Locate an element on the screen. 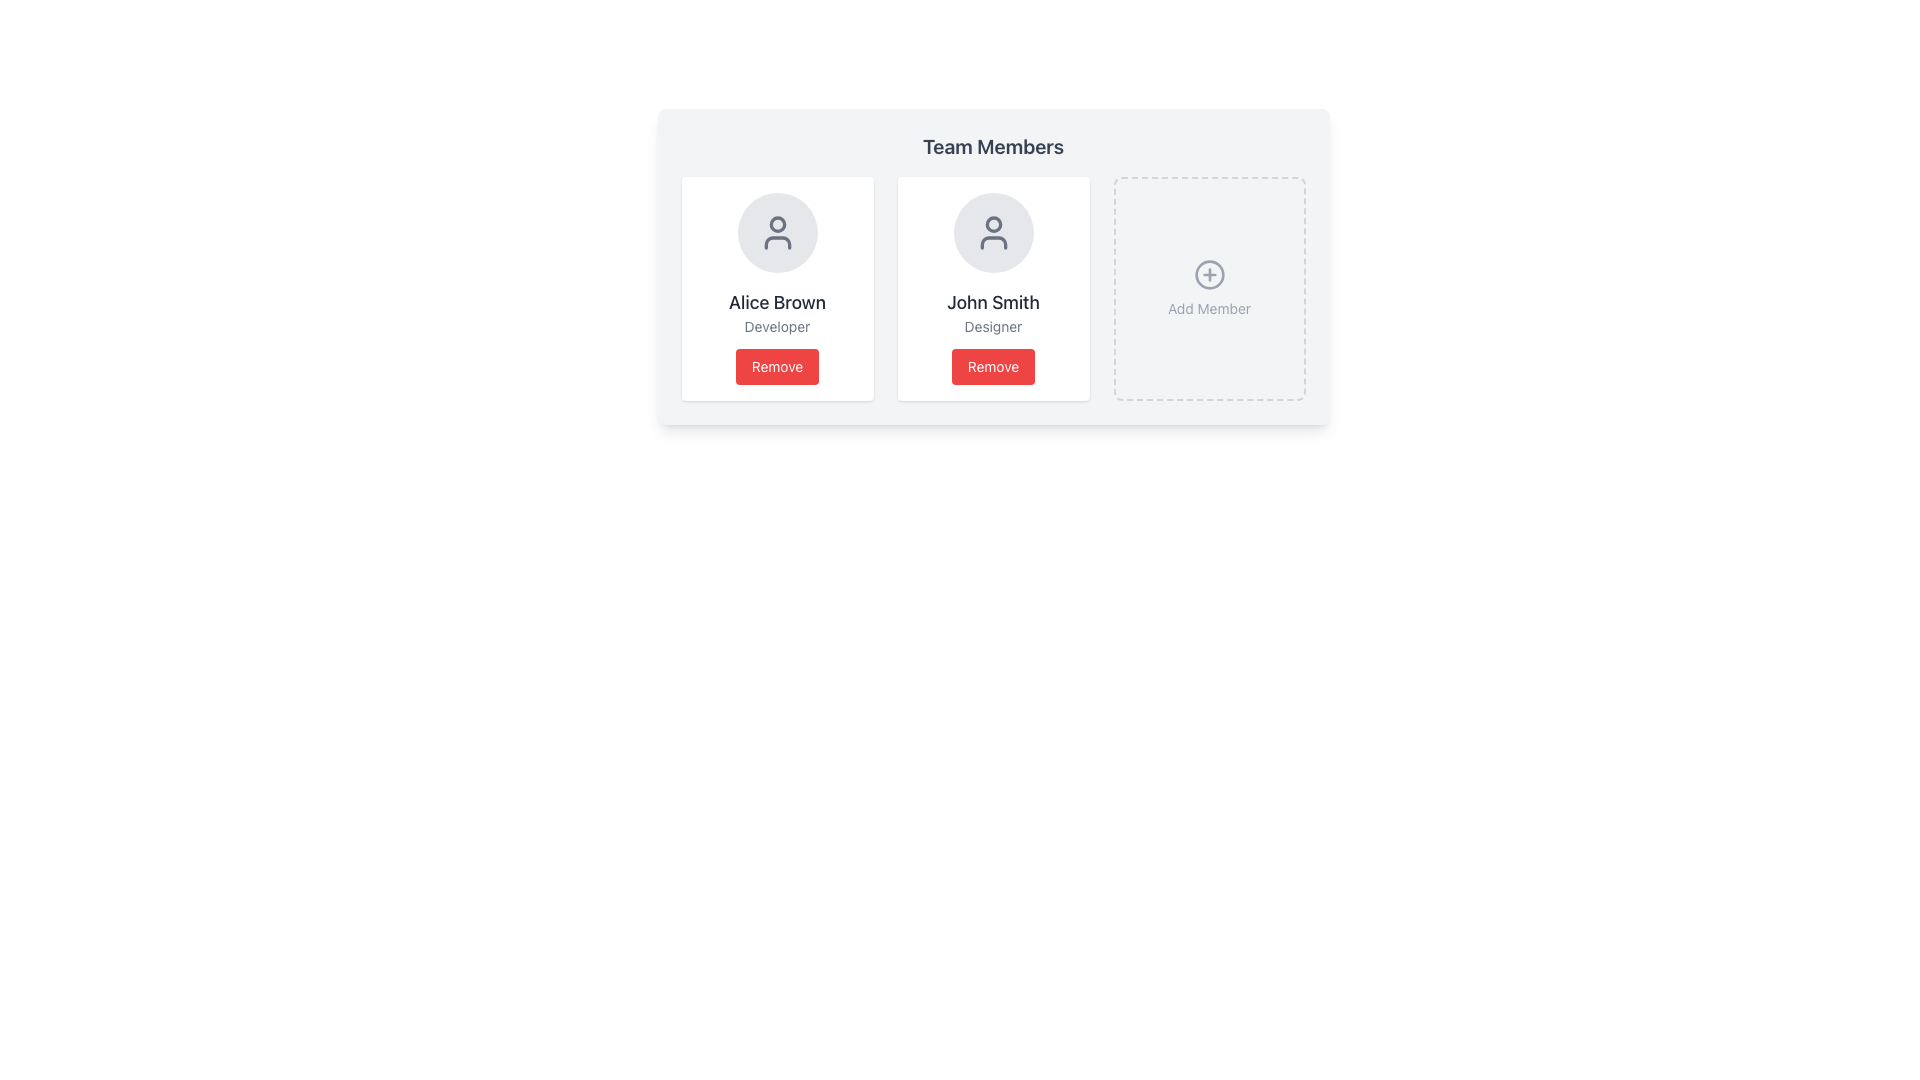  the static text display showing the name 'Alice Brown' in the user profile card within the team management interface is located at coordinates (776, 303).